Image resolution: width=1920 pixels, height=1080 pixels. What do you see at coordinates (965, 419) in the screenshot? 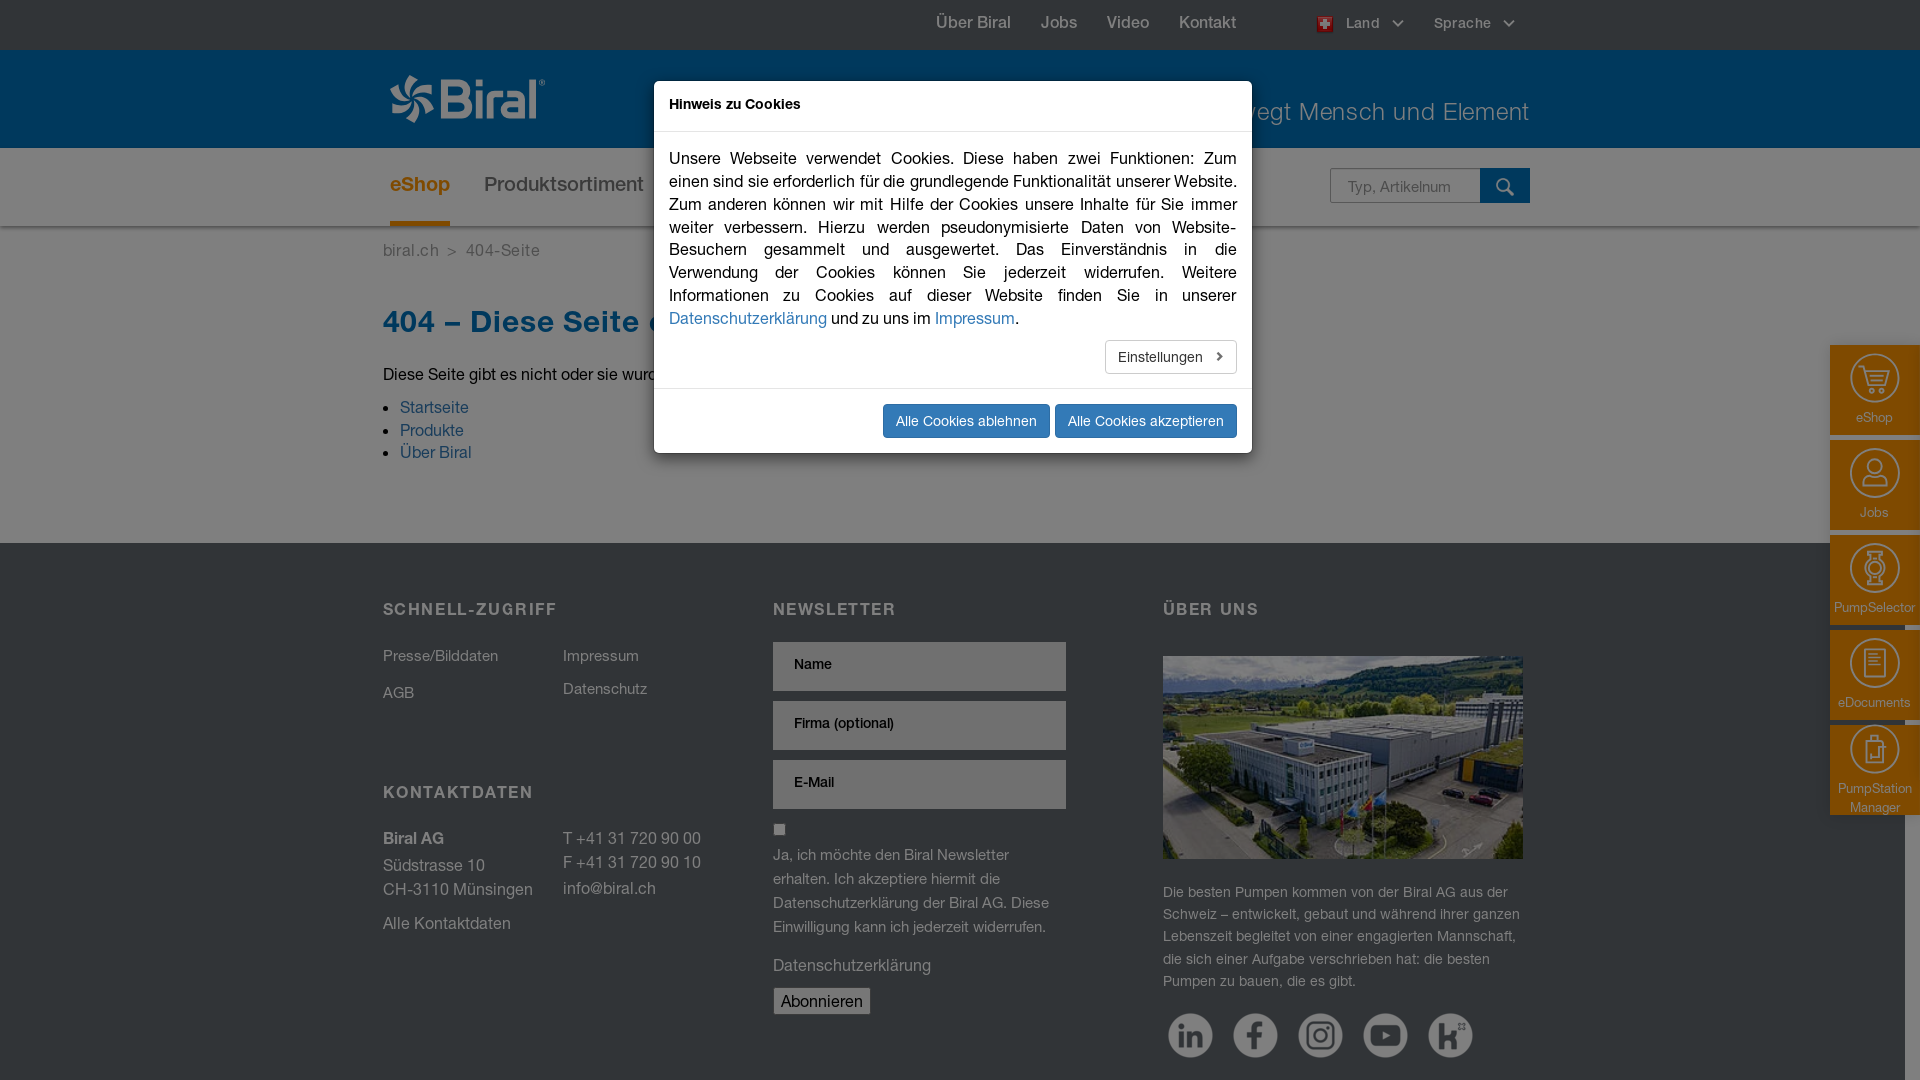
I see `'Alle Cookies ablehnen'` at bounding box center [965, 419].